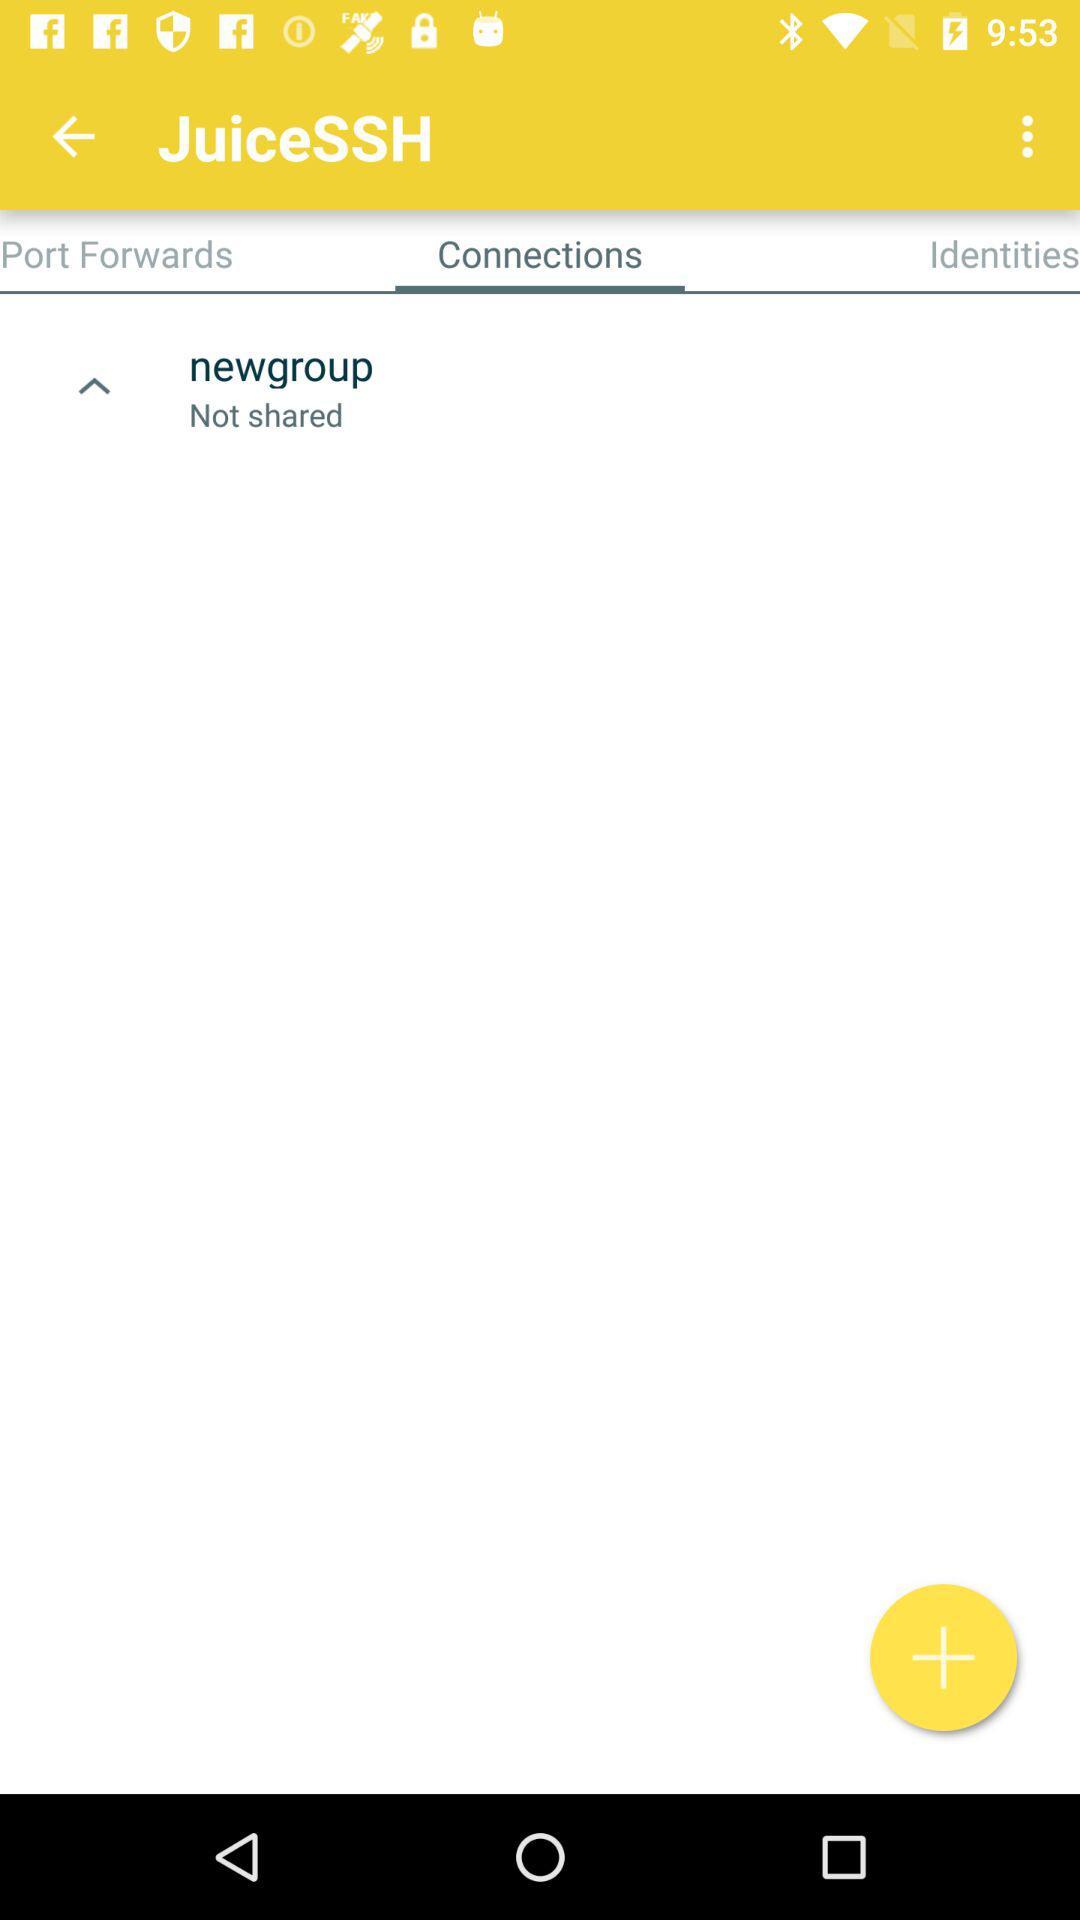  What do you see at coordinates (1004, 252) in the screenshot?
I see `the identities app` at bounding box center [1004, 252].